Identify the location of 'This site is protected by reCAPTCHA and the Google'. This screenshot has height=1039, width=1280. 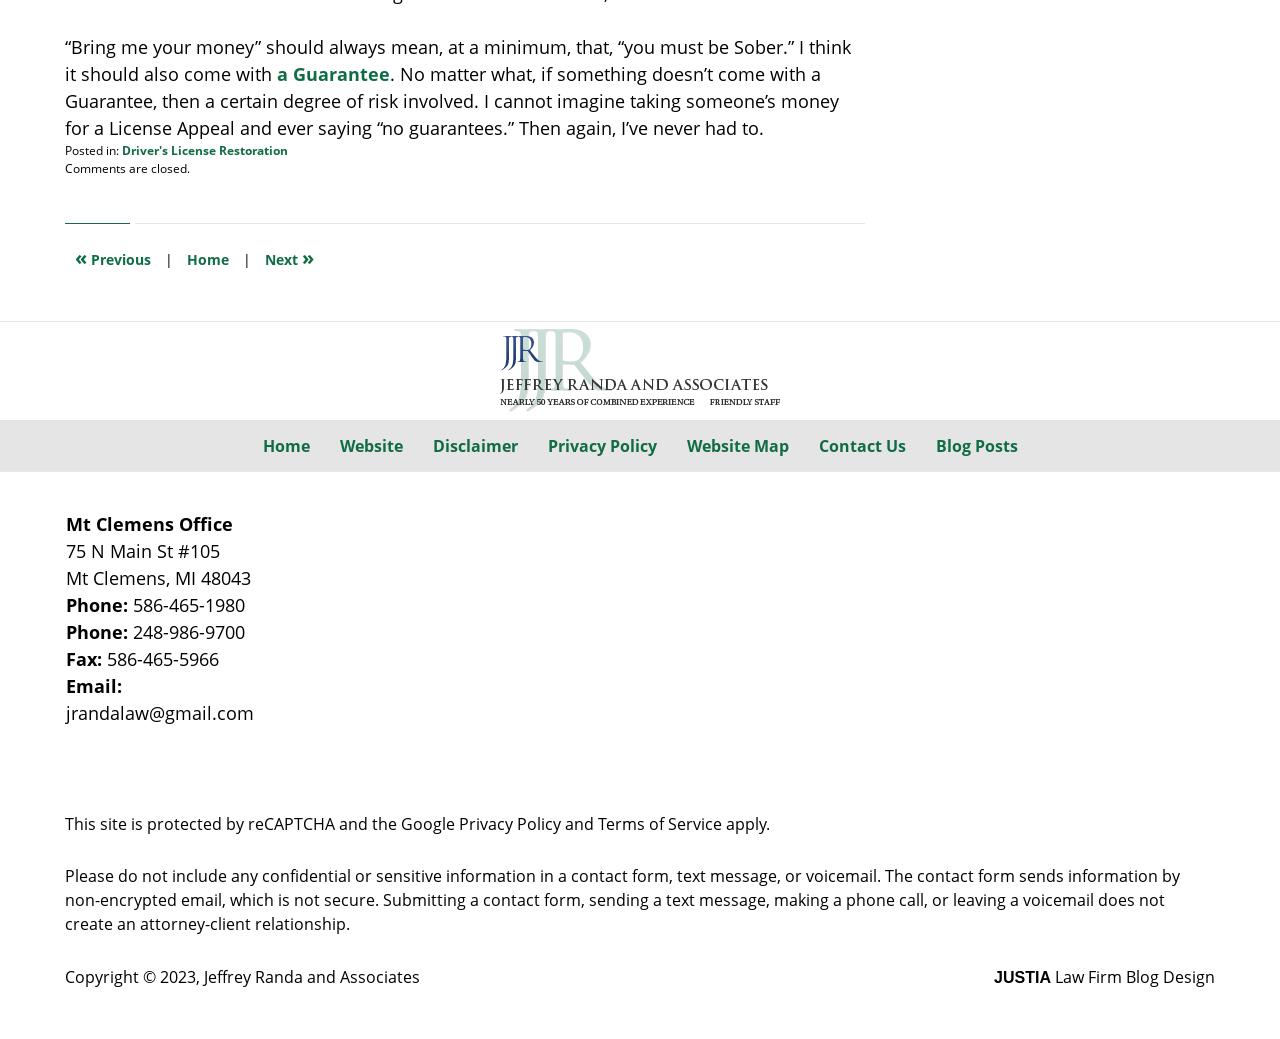
(261, 821).